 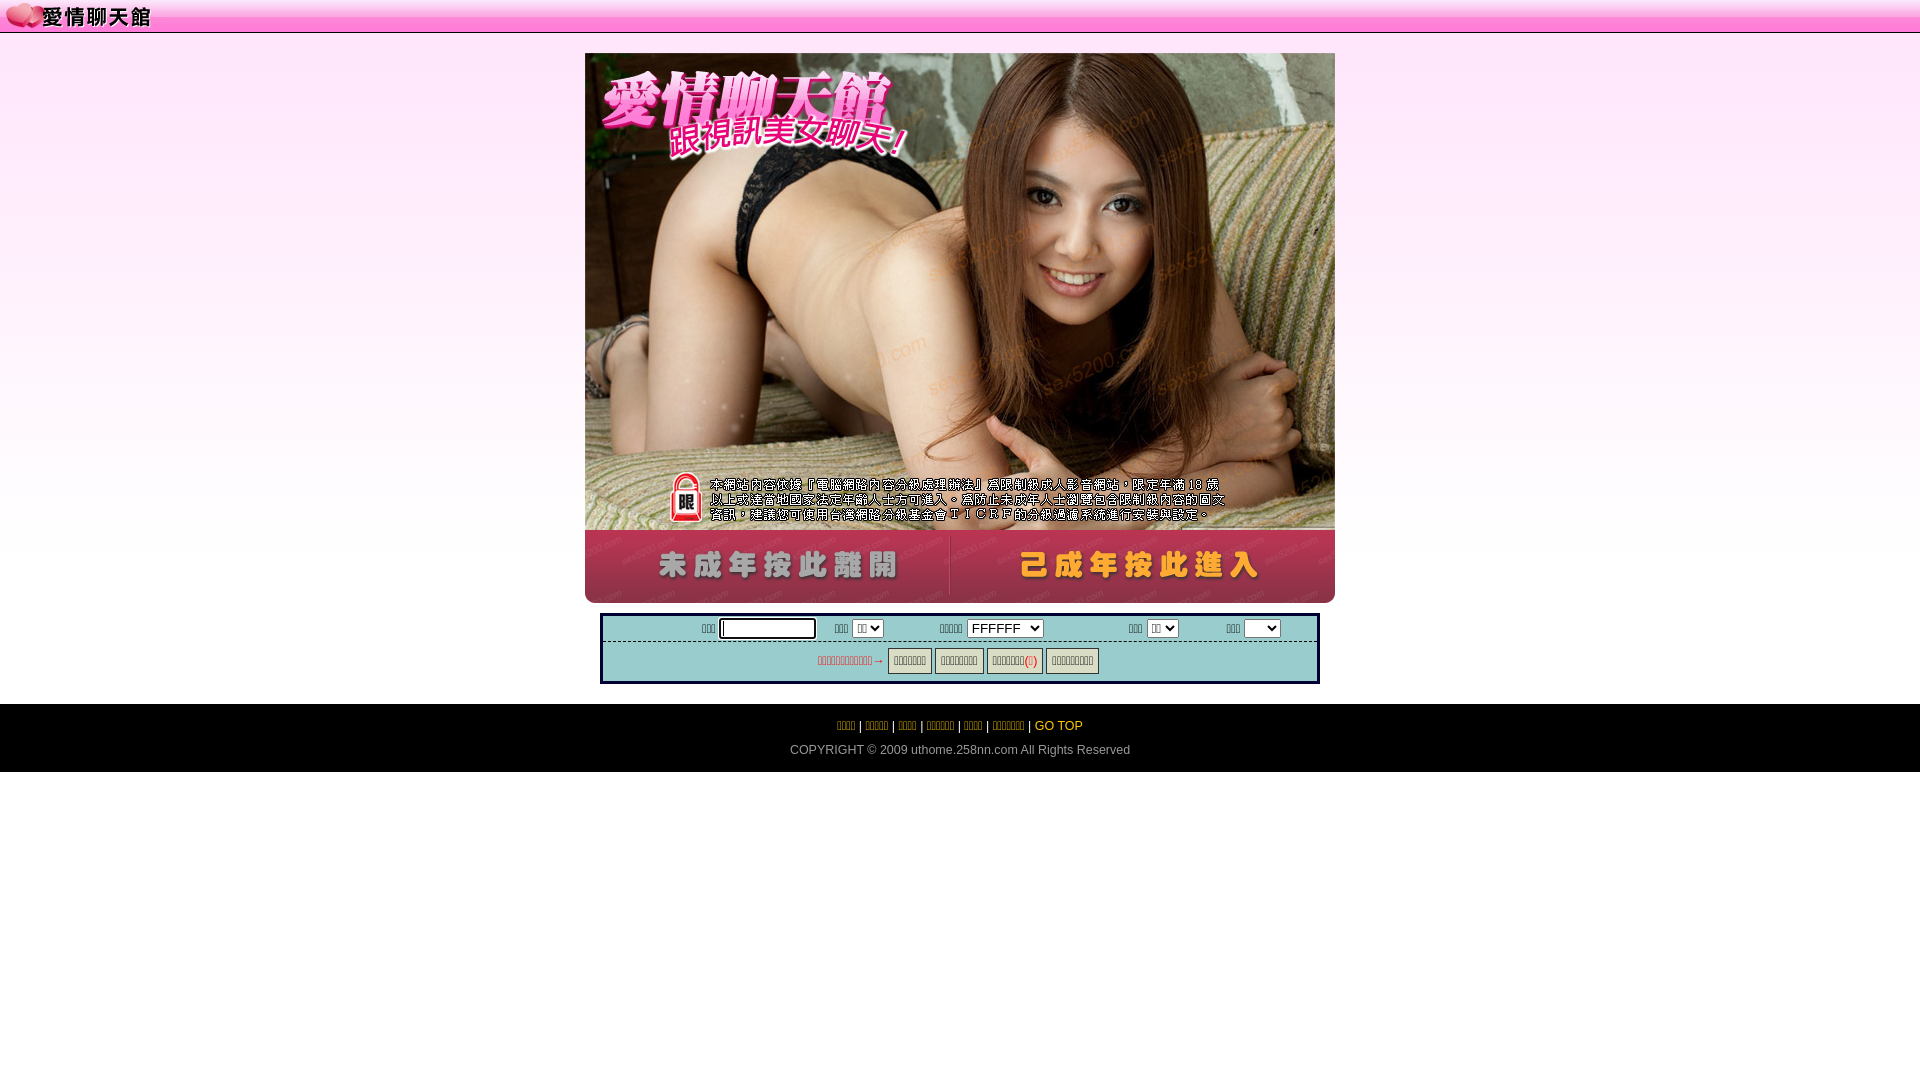 What do you see at coordinates (964, 749) in the screenshot?
I see `'uthome.258nn.com'` at bounding box center [964, 749].